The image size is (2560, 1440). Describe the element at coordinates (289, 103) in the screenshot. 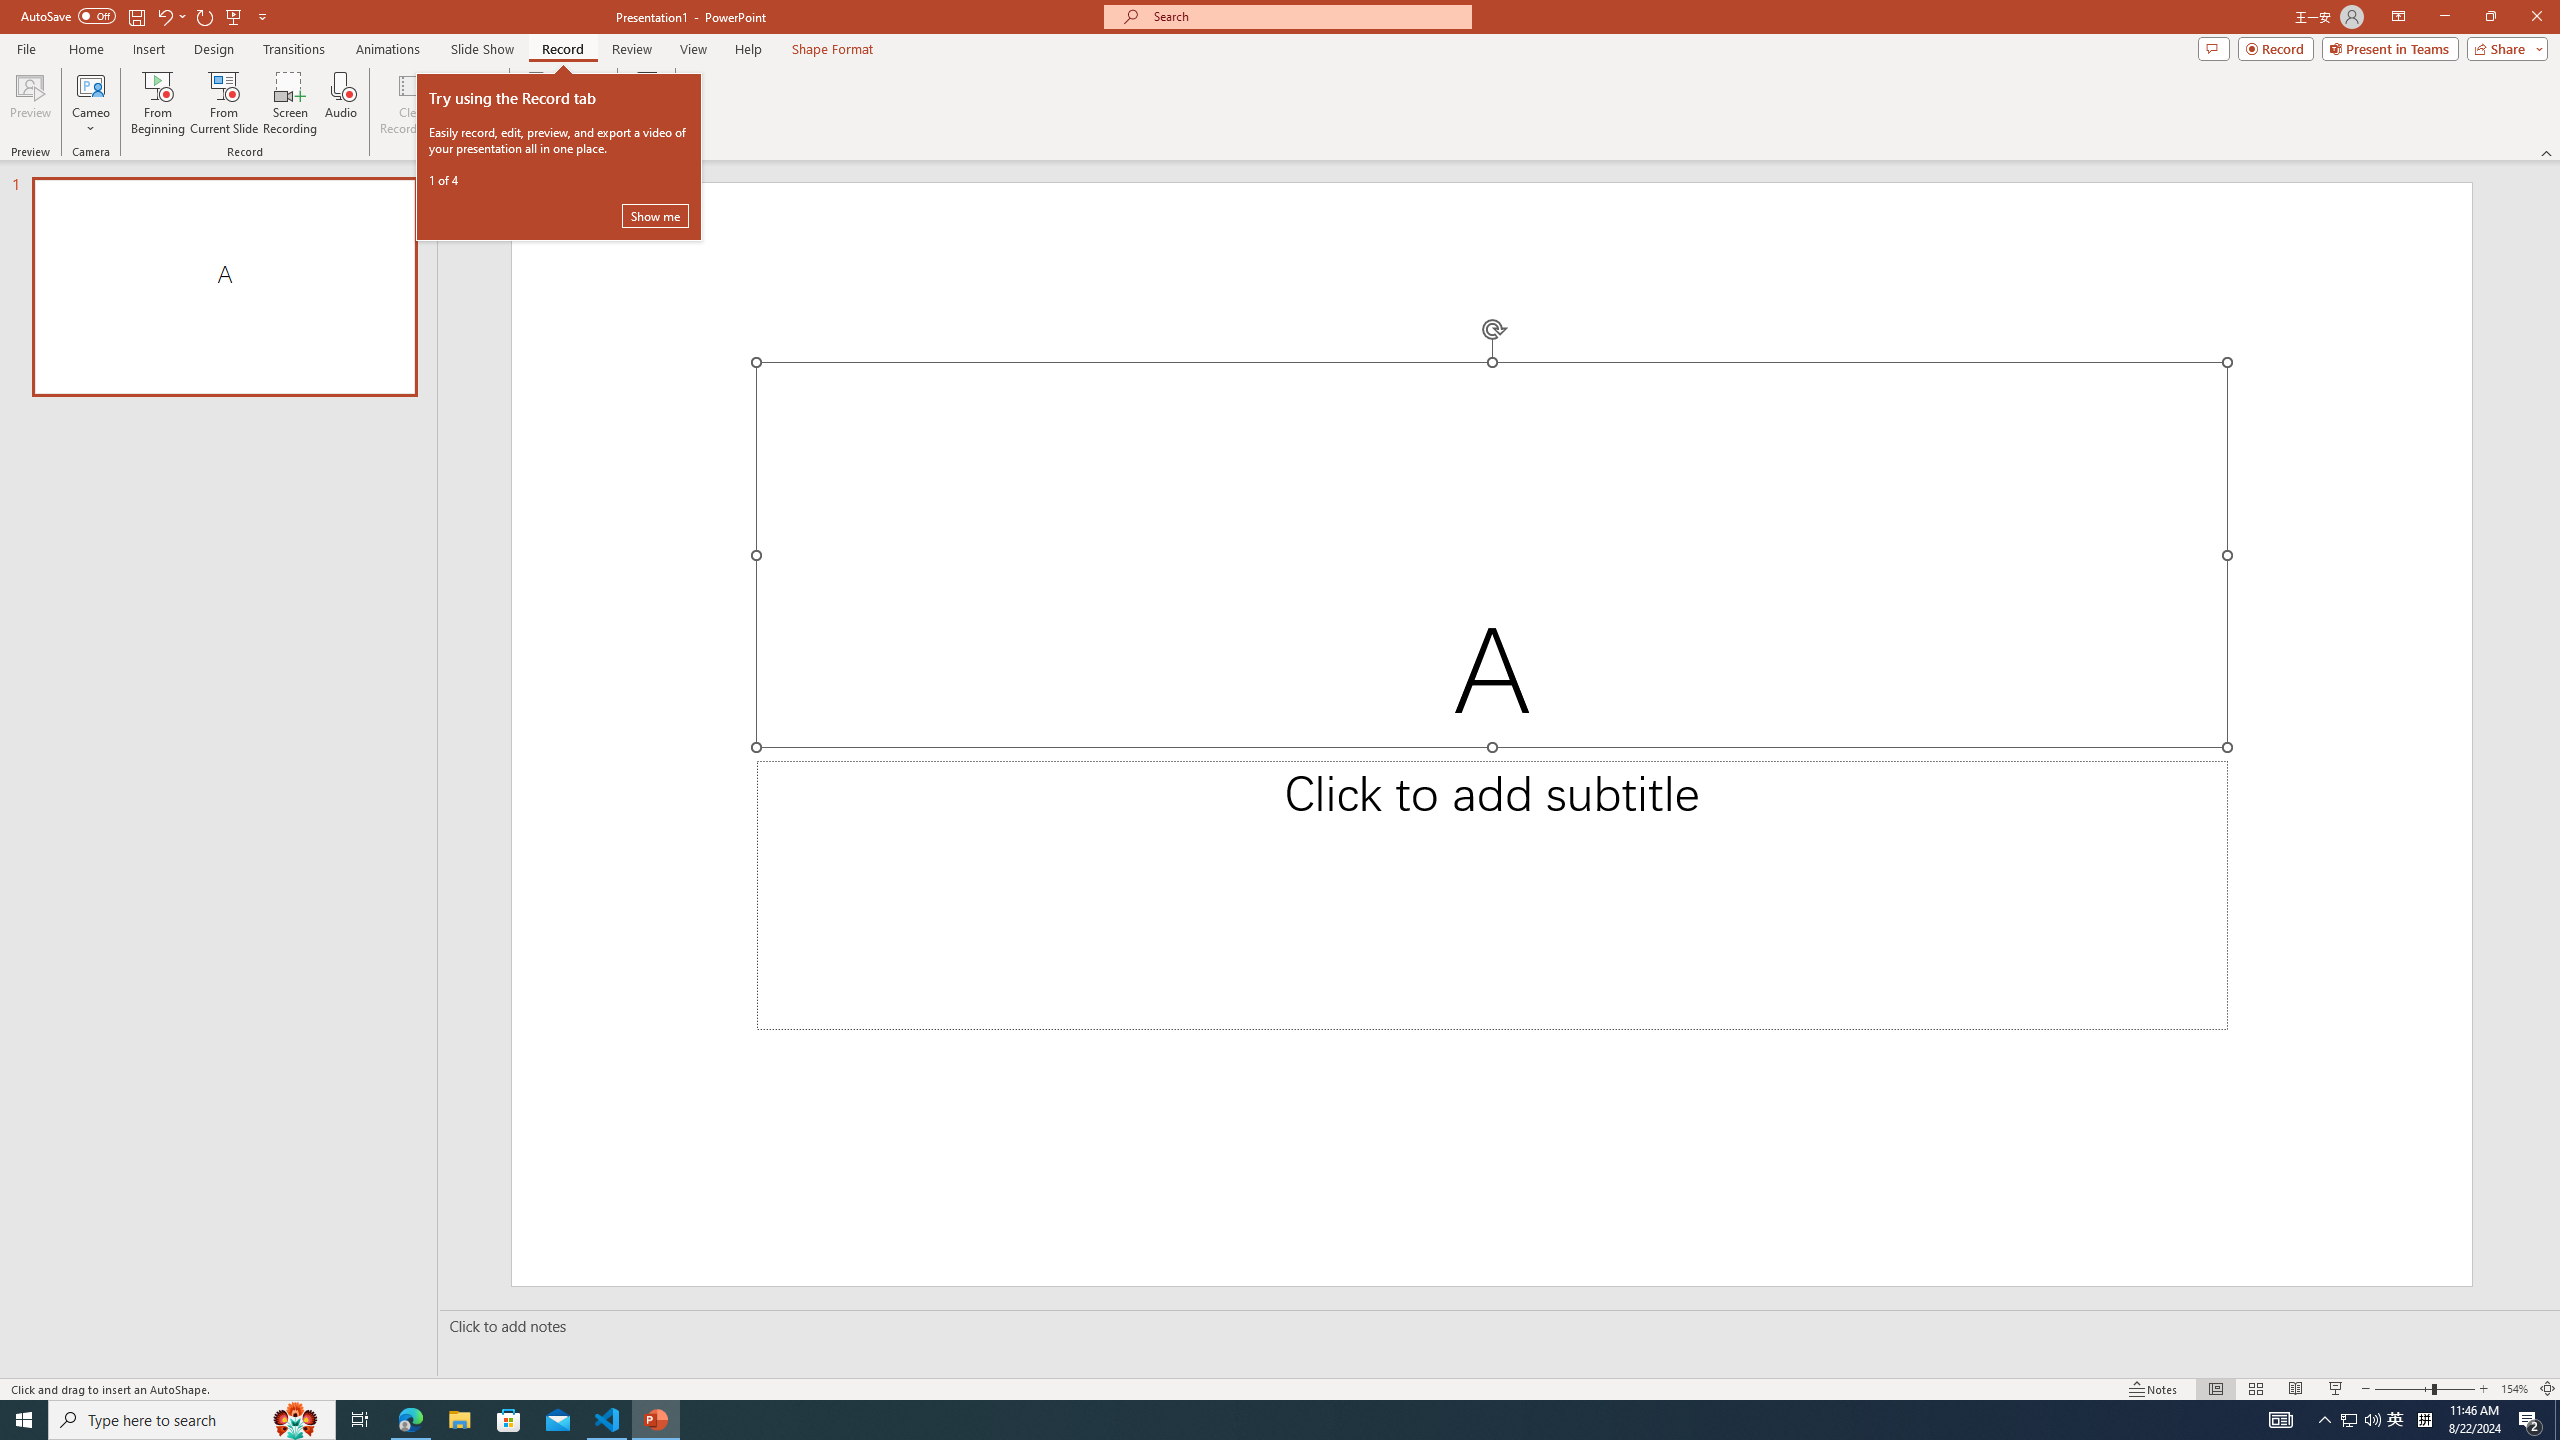

I see `'Screen Recording'` at that location.